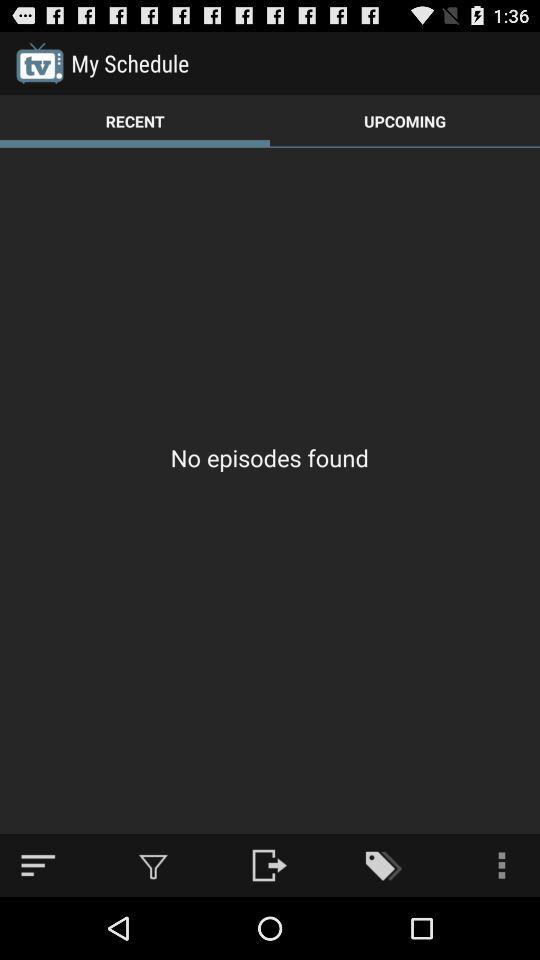  I want to click on the upcoming item, so click(405, 120).